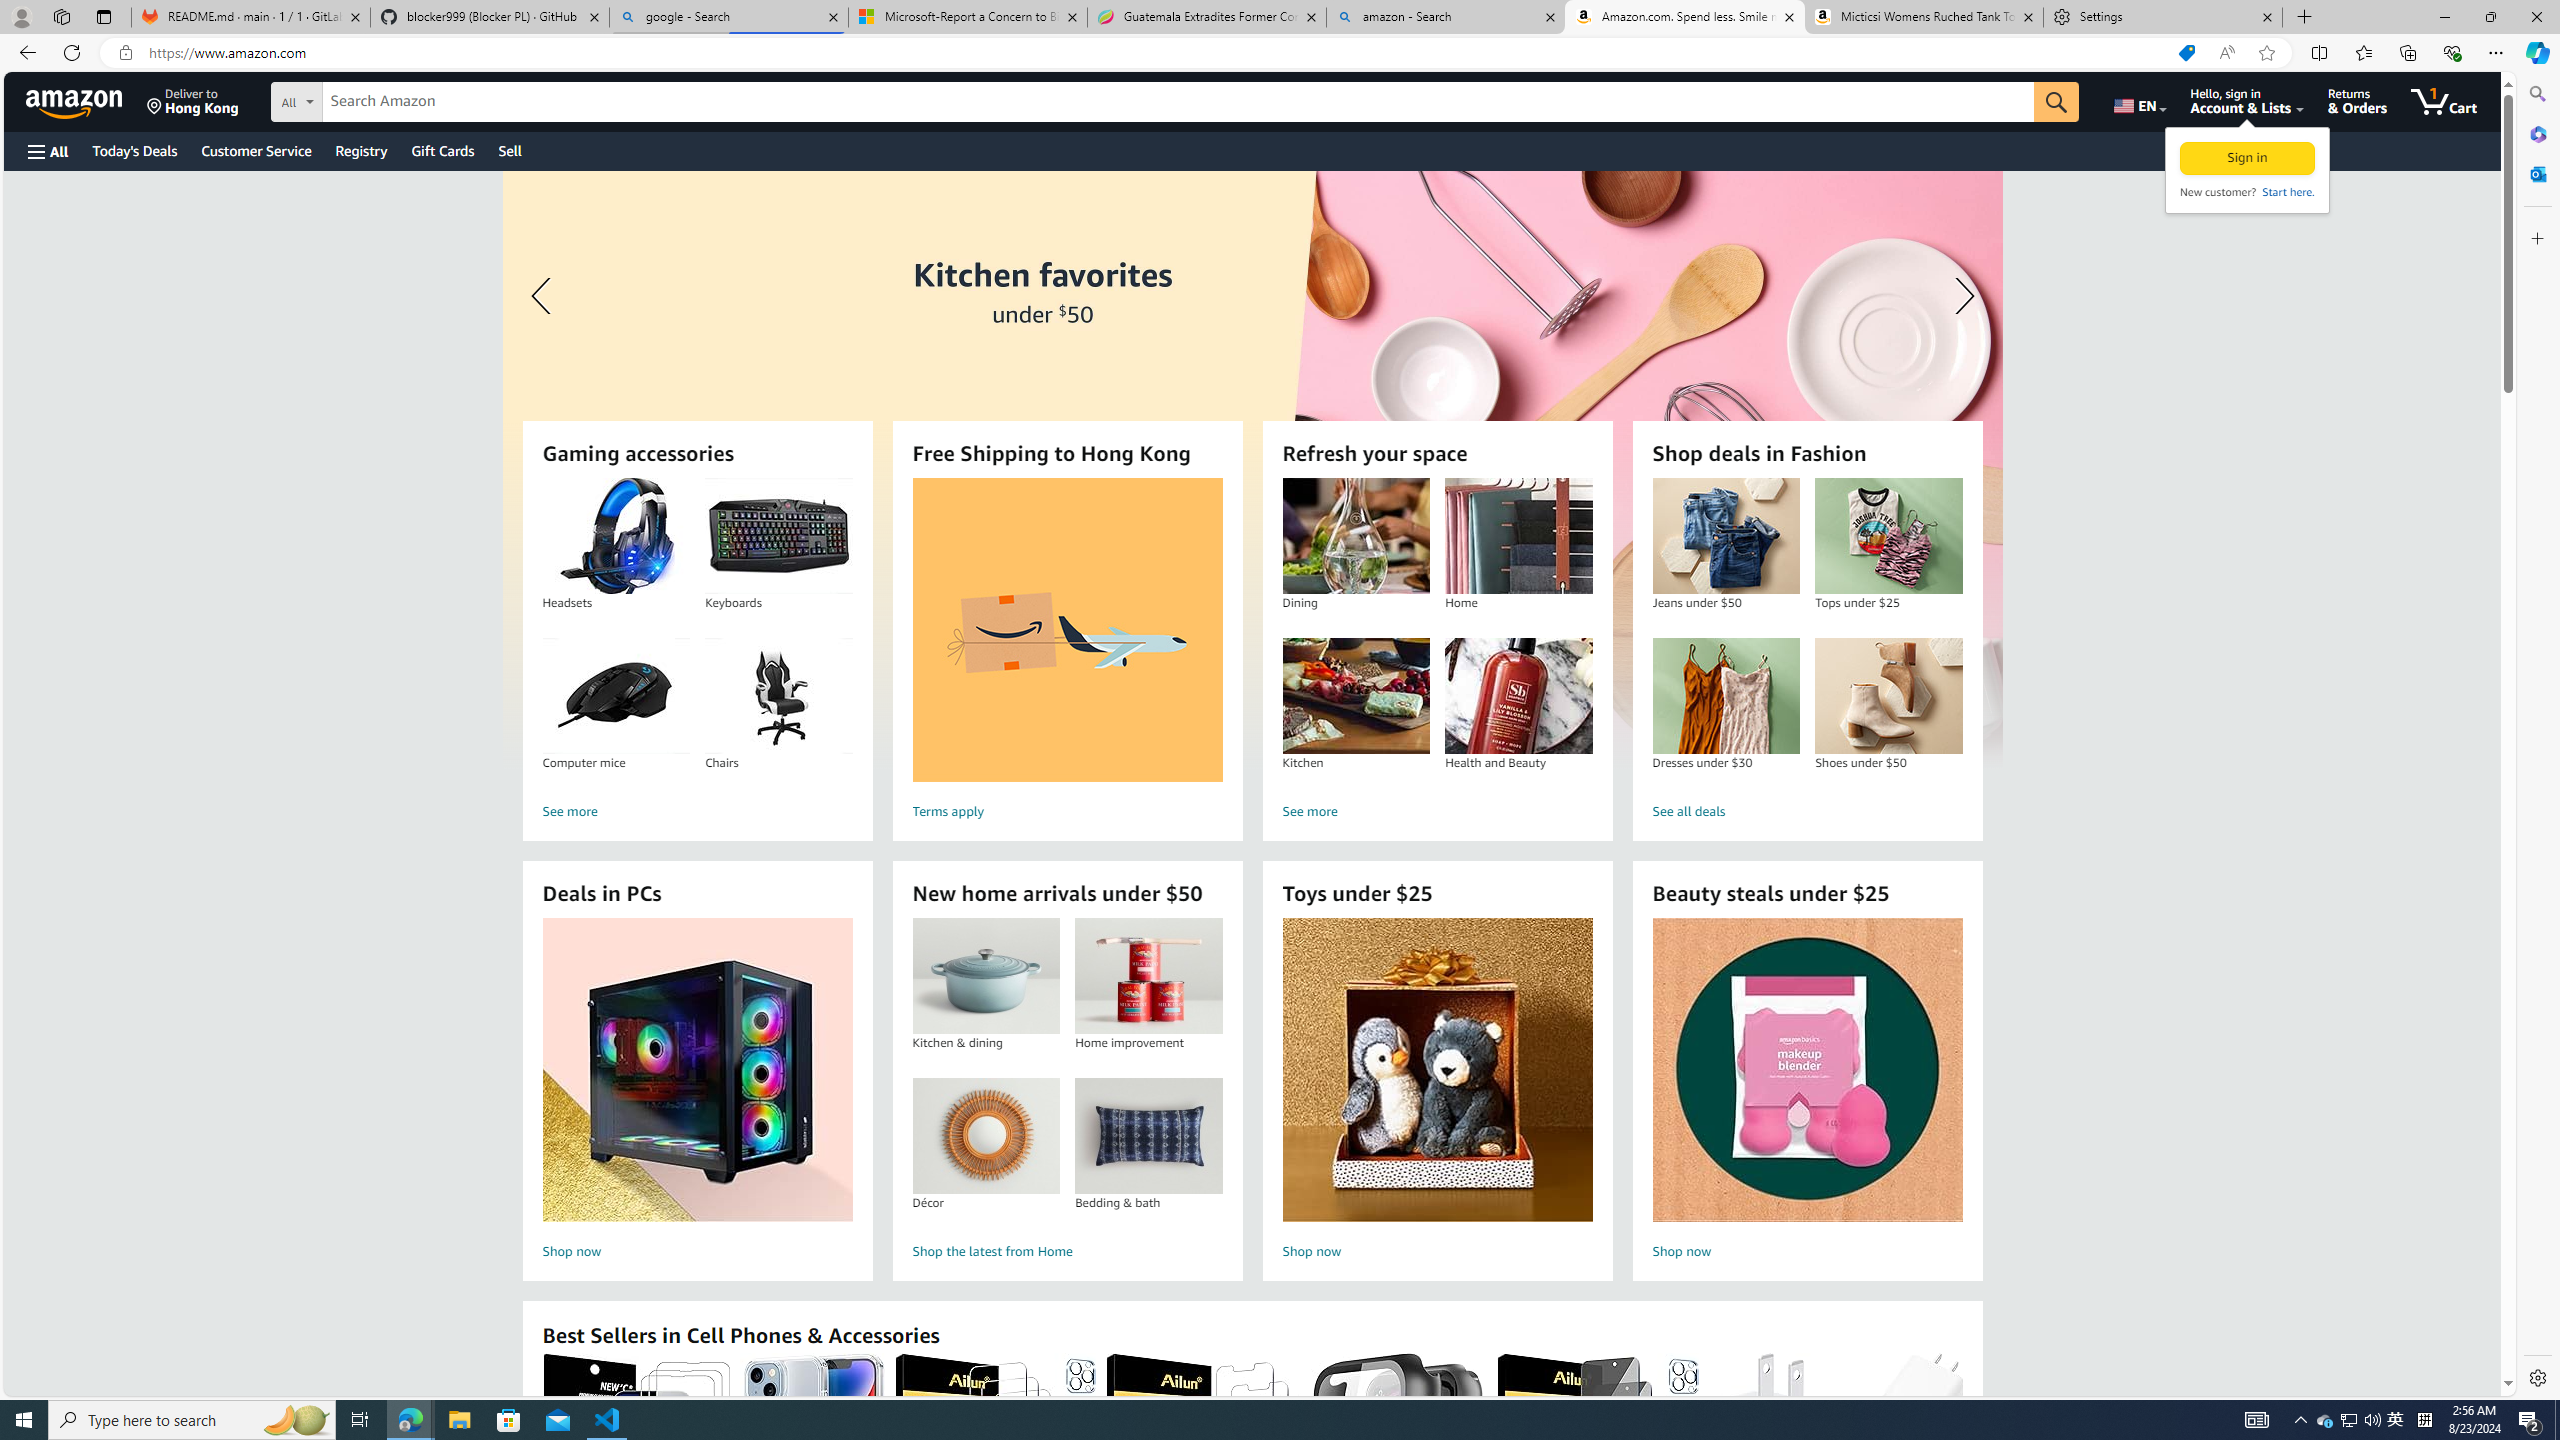  I want to click on 'Side bar', so click(2537, 735).